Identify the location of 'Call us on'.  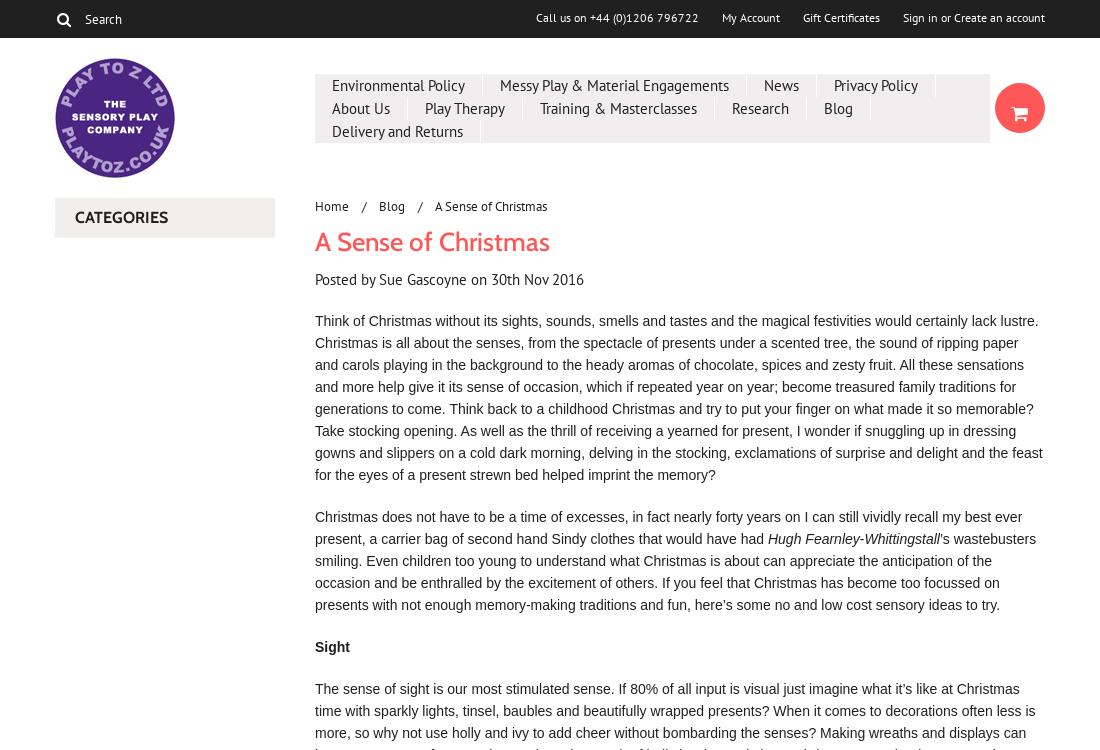
(561, 17).